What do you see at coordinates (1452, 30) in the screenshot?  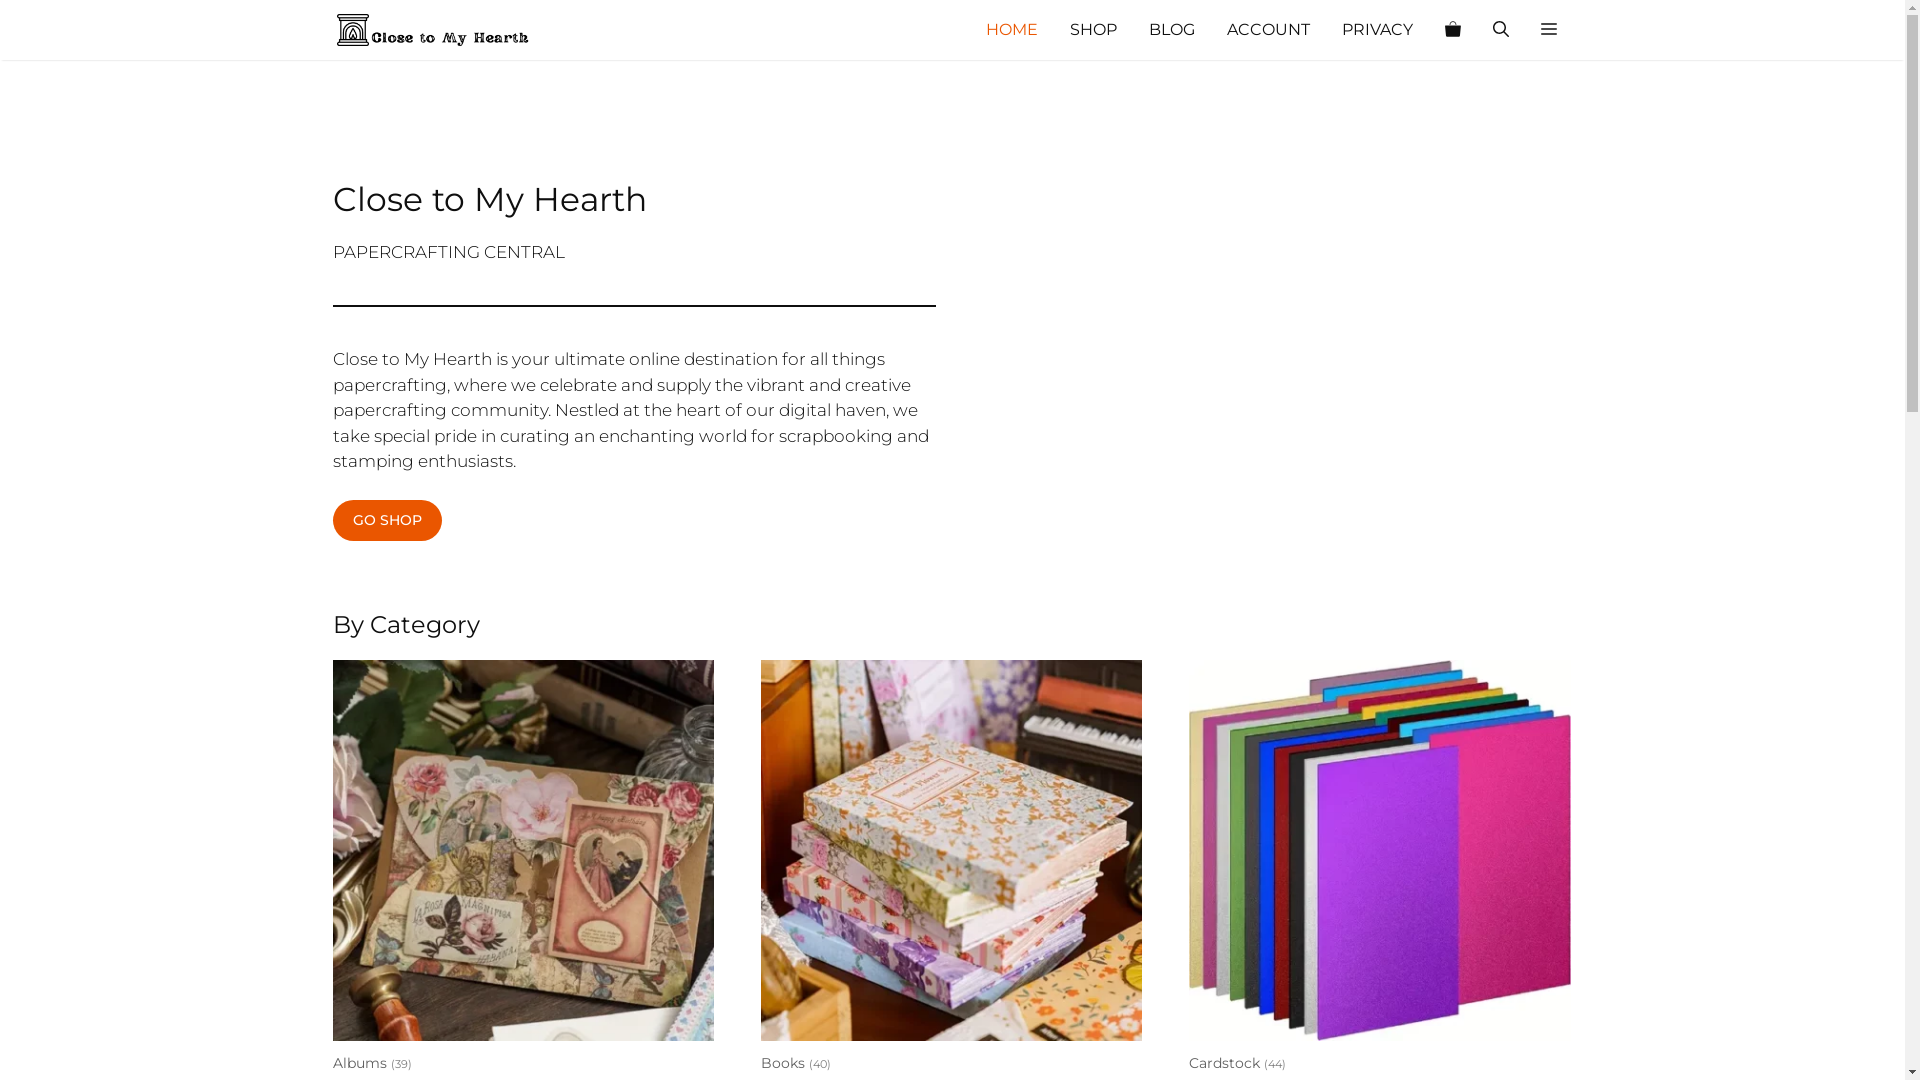 I see `'View your shopping cart'` at bounding box center [1452, 30].